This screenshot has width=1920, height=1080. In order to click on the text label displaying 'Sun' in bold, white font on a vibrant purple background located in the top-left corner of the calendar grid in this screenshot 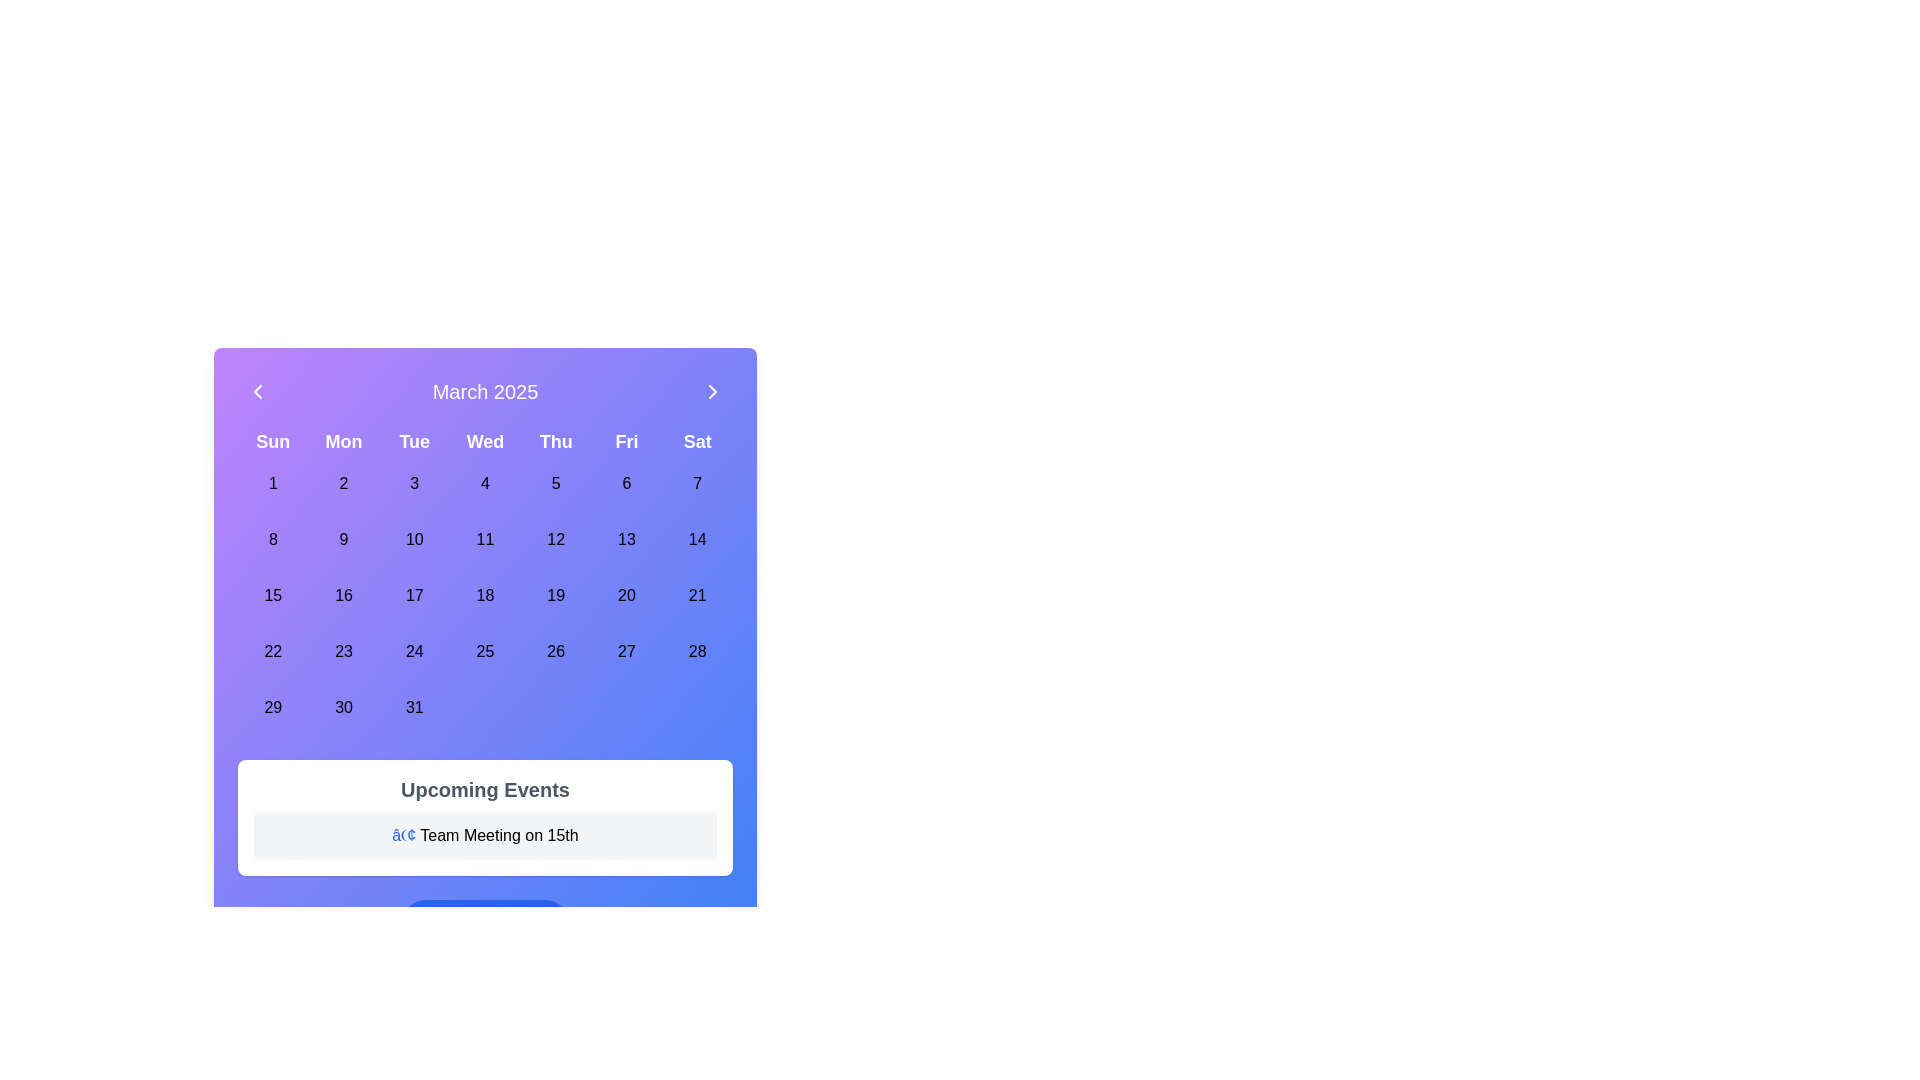, I will do `click(272, 441)`.